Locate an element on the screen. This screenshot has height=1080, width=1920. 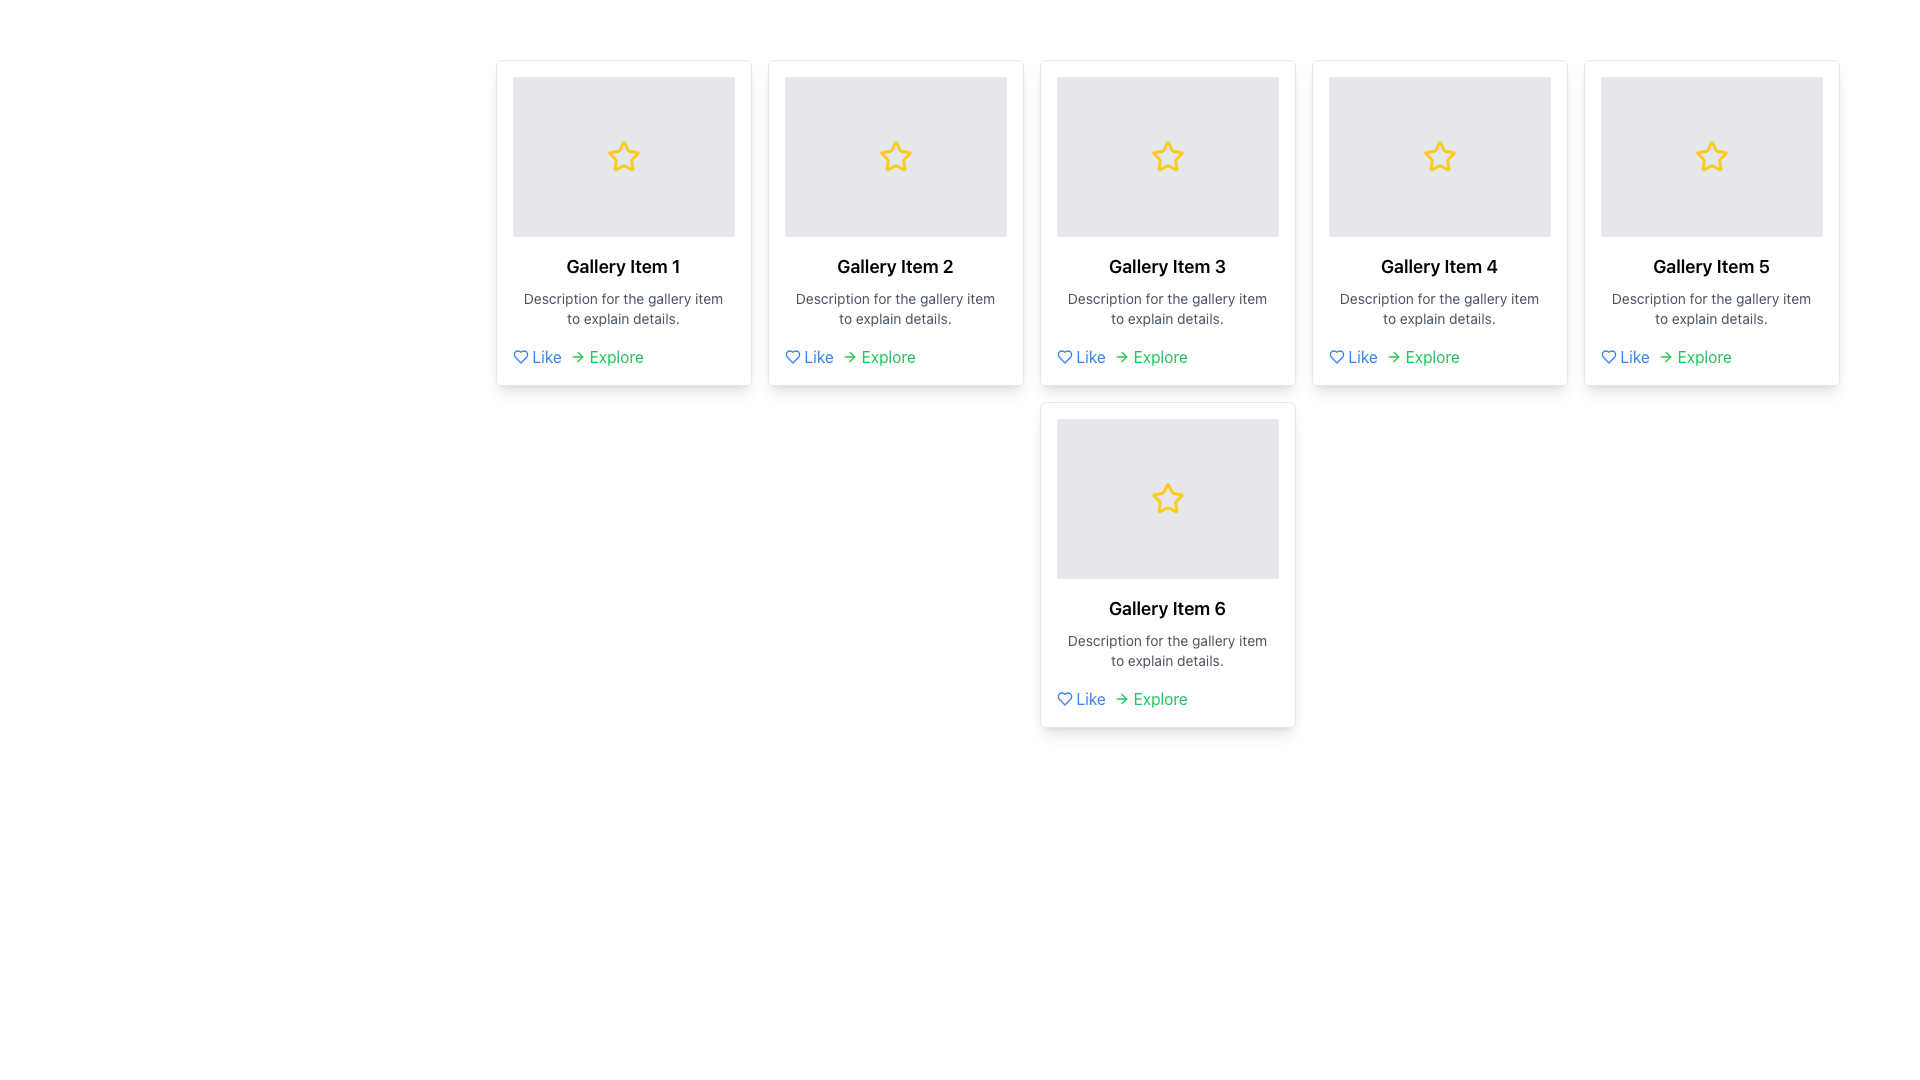
the Text label that serves as the title of the fourth gallery card, located in the second row, first column of the grid layout is located at coordinates (1438, 265).